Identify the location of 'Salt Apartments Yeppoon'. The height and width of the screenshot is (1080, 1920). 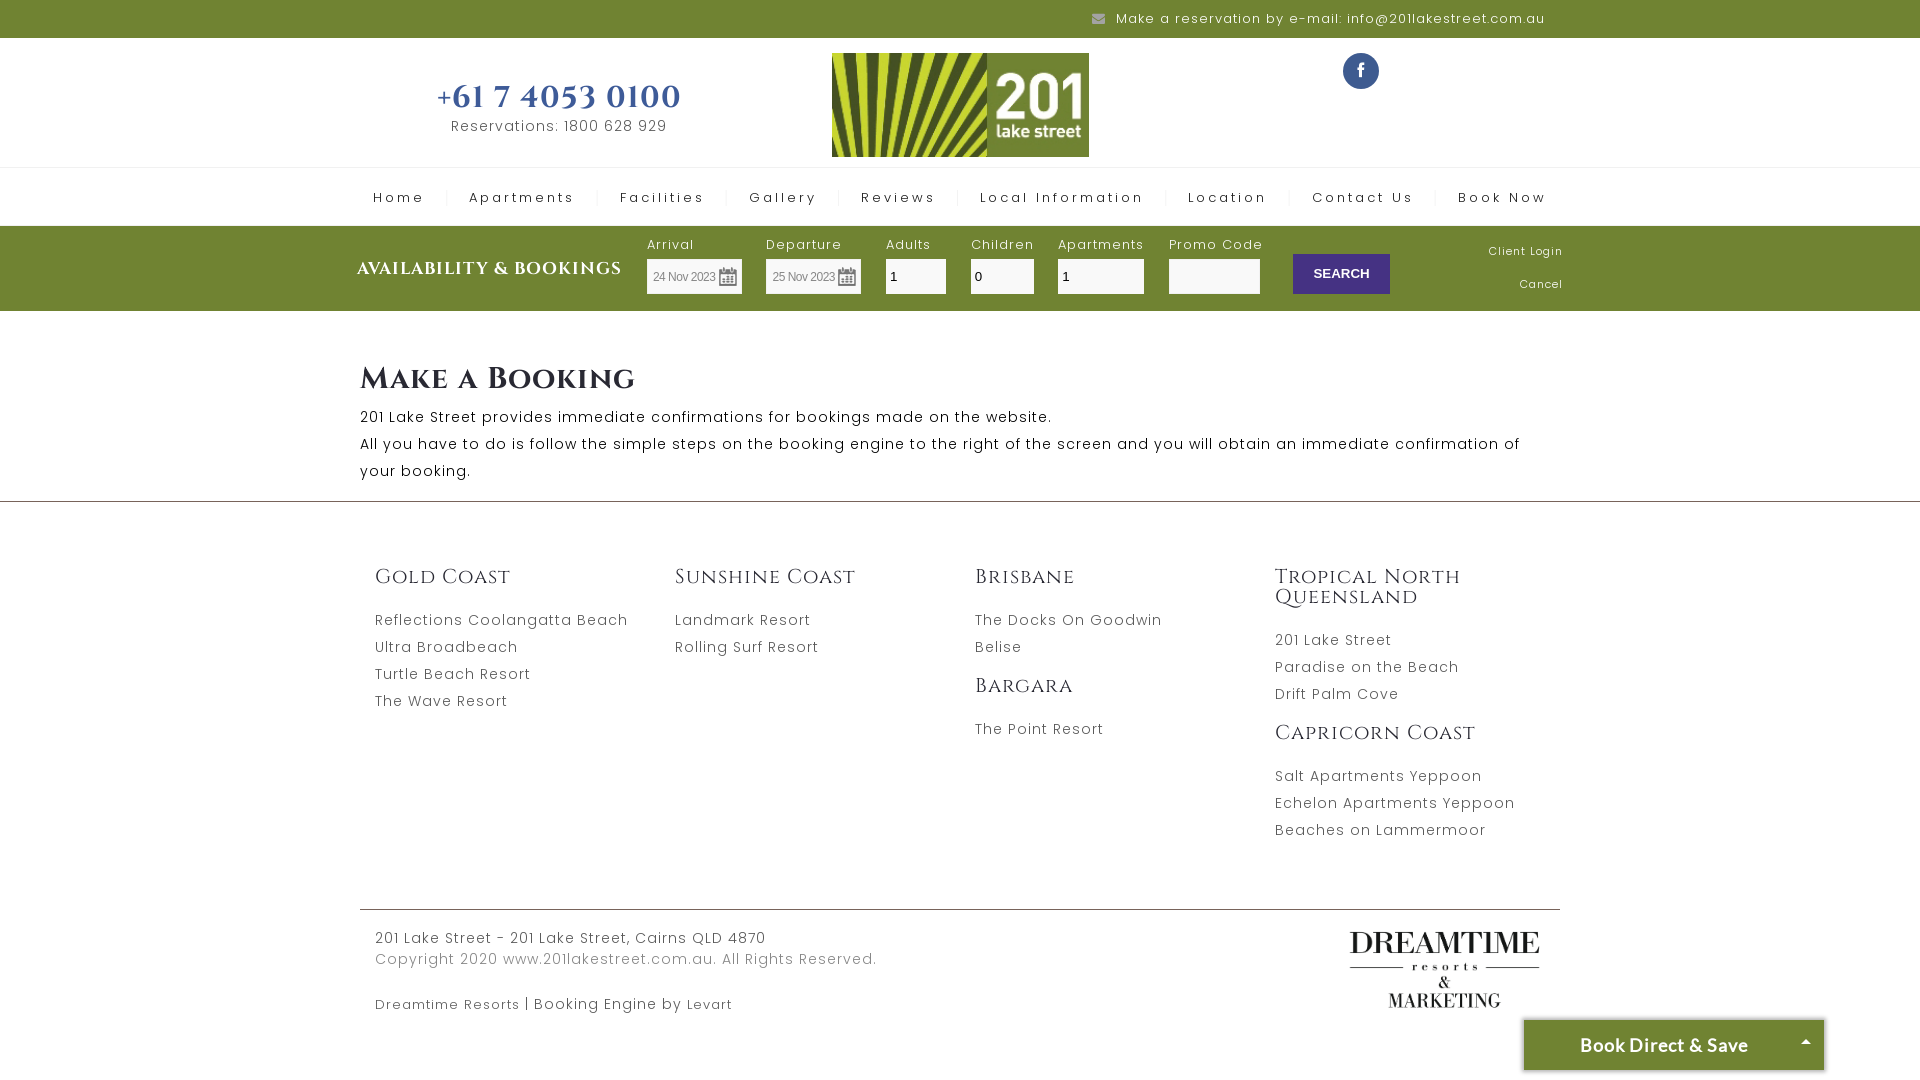
(1377, 774).